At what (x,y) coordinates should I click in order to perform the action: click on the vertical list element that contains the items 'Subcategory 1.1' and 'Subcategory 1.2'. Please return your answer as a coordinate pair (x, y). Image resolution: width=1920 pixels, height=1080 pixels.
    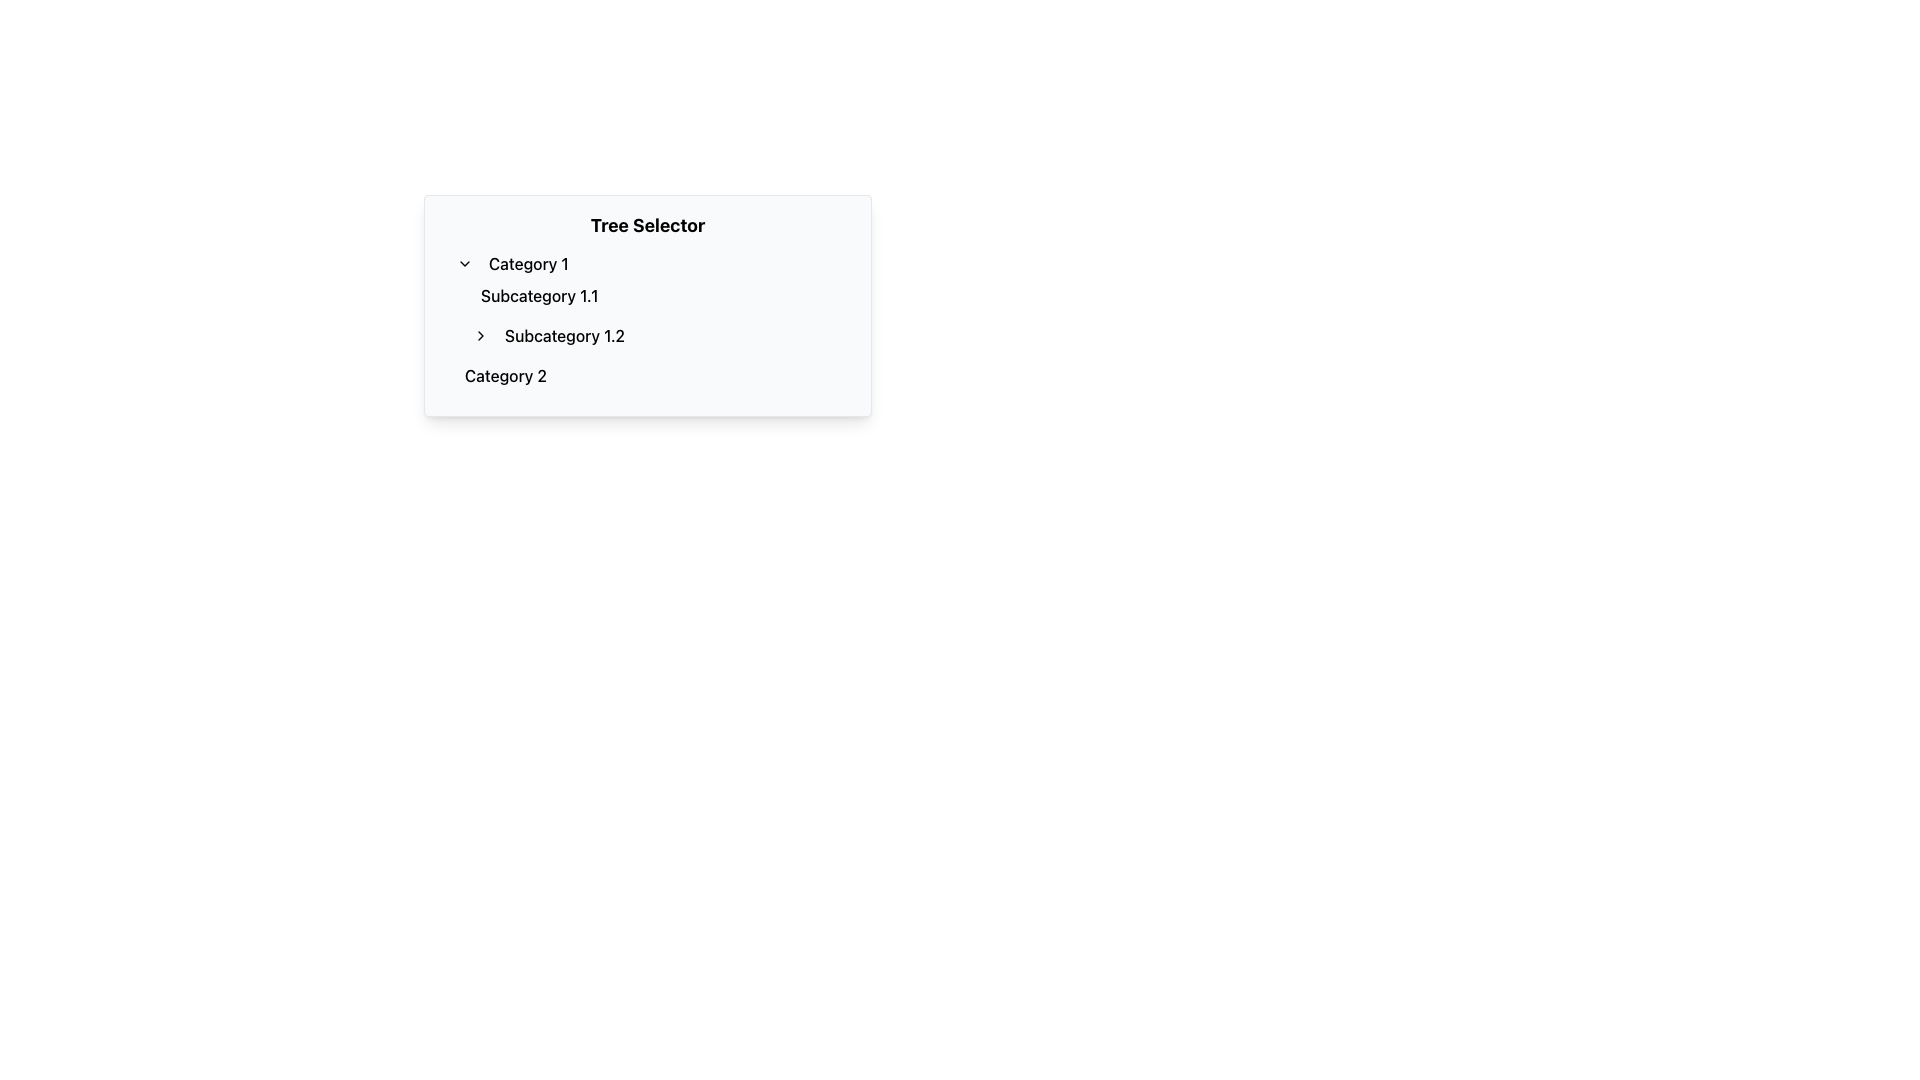
    Looking at the image, I should click on (656, 315).